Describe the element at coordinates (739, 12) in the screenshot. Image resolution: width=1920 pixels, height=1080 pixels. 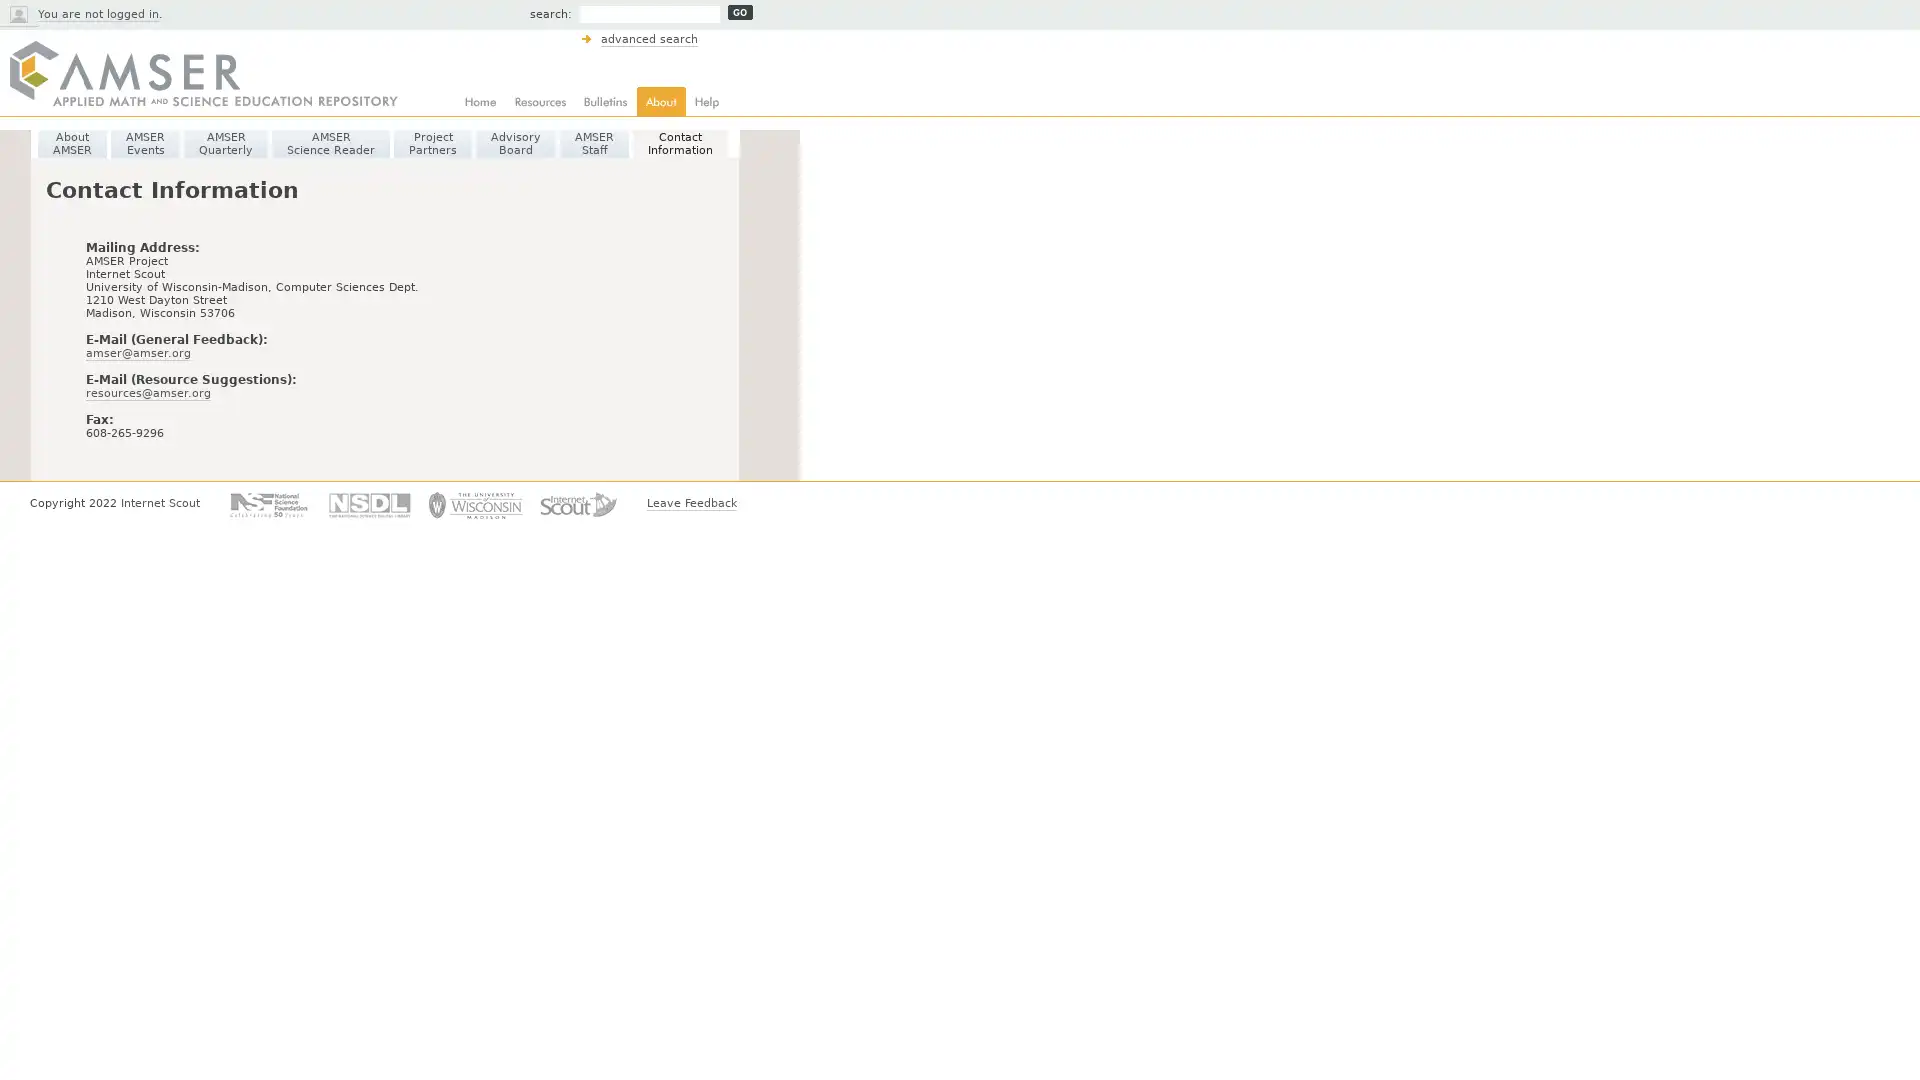
I see `Submit` at that location.